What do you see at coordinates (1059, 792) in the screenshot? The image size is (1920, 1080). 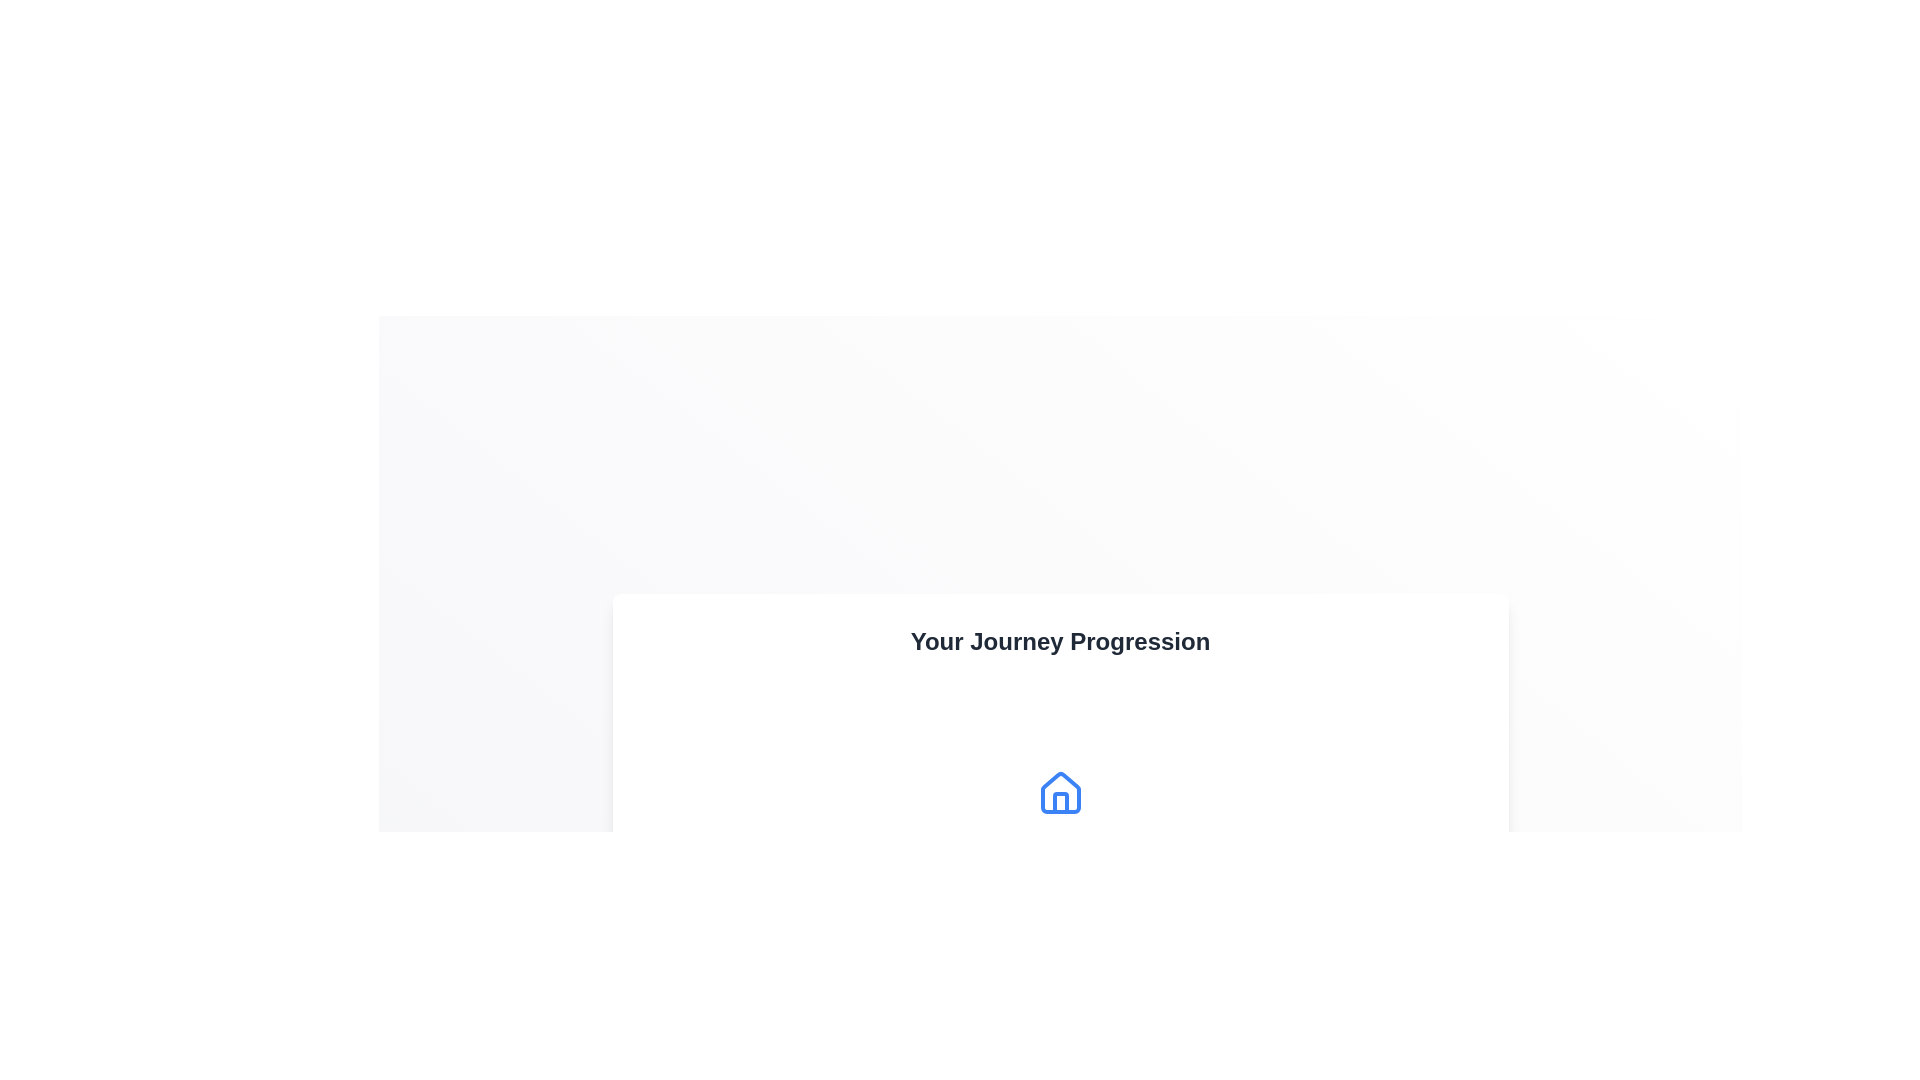 I see `the main structural outline of the house icon, which features a triangular roof and square base, located centrally under the text 'Your Journey Progression'` at bounding box center [1059, 792].